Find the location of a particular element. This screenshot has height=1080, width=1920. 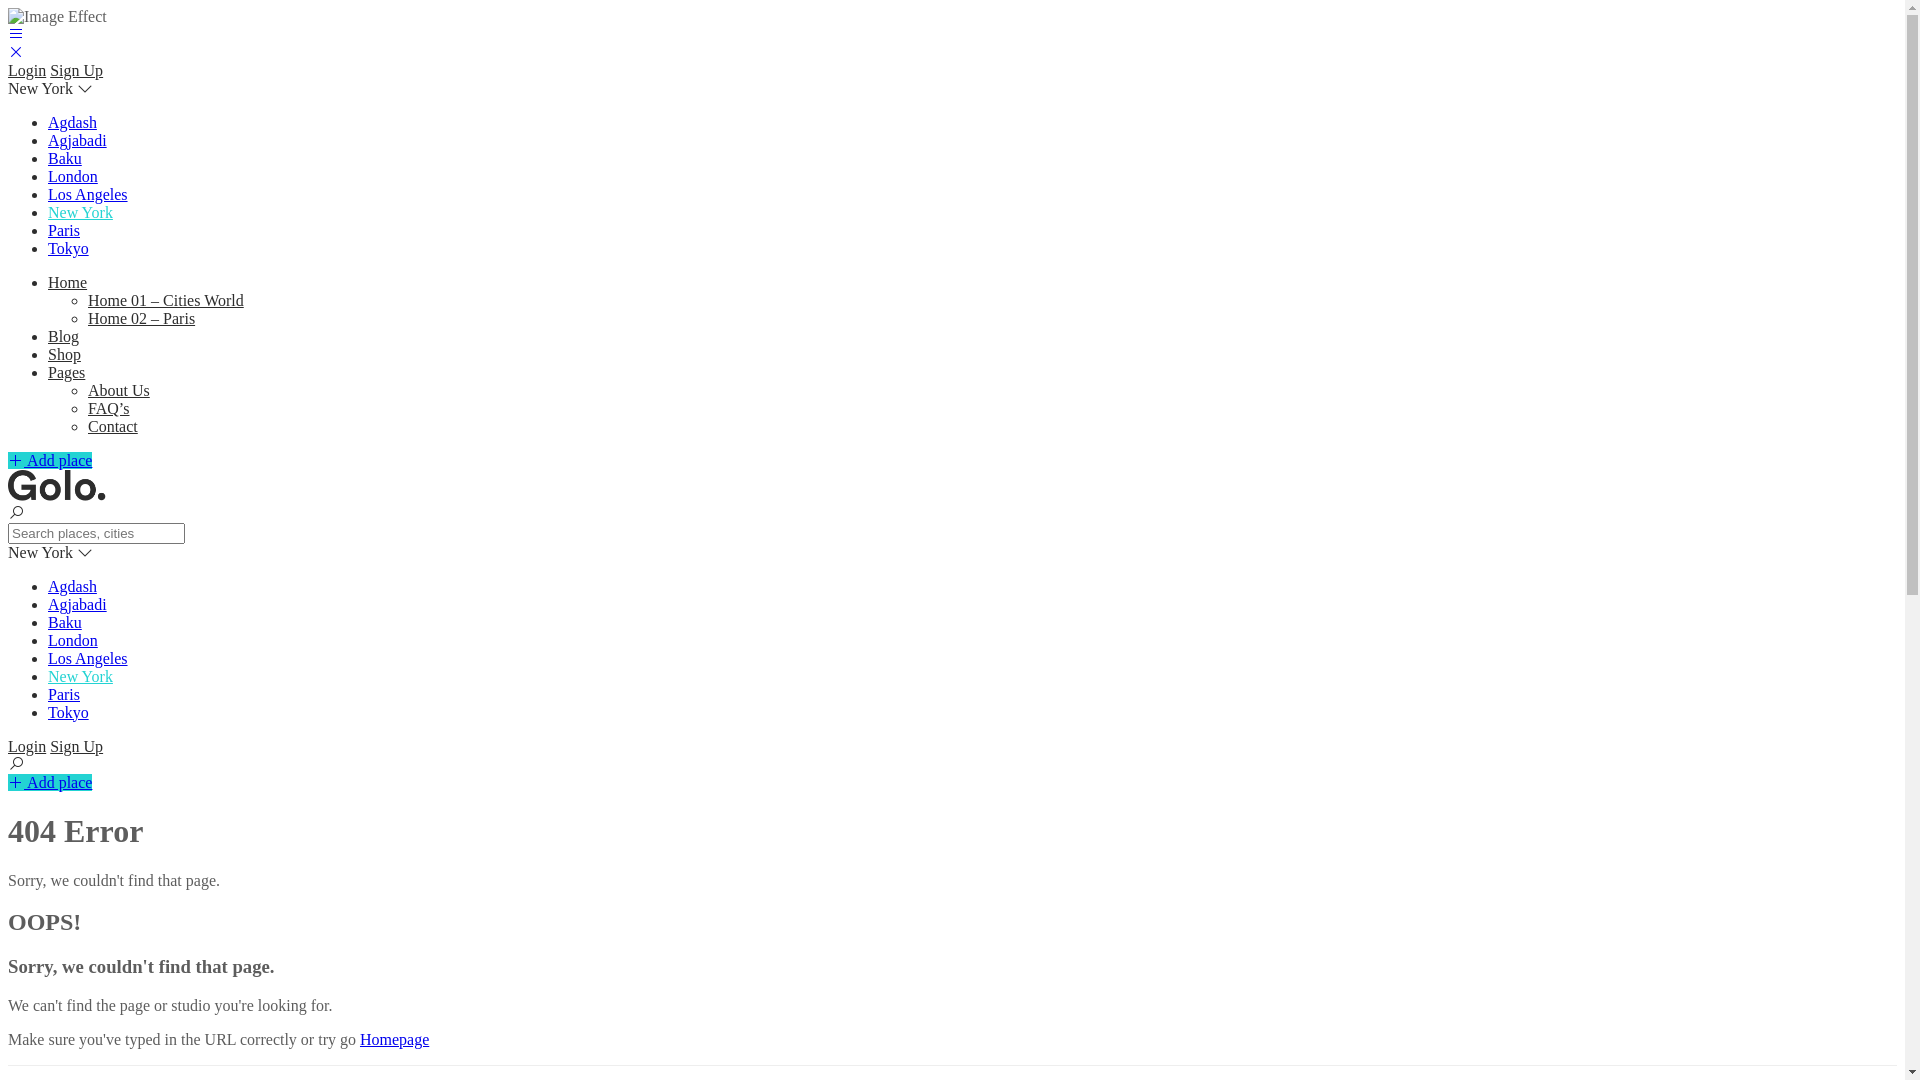

'Homepage' is located at coordinates (394, 1038).